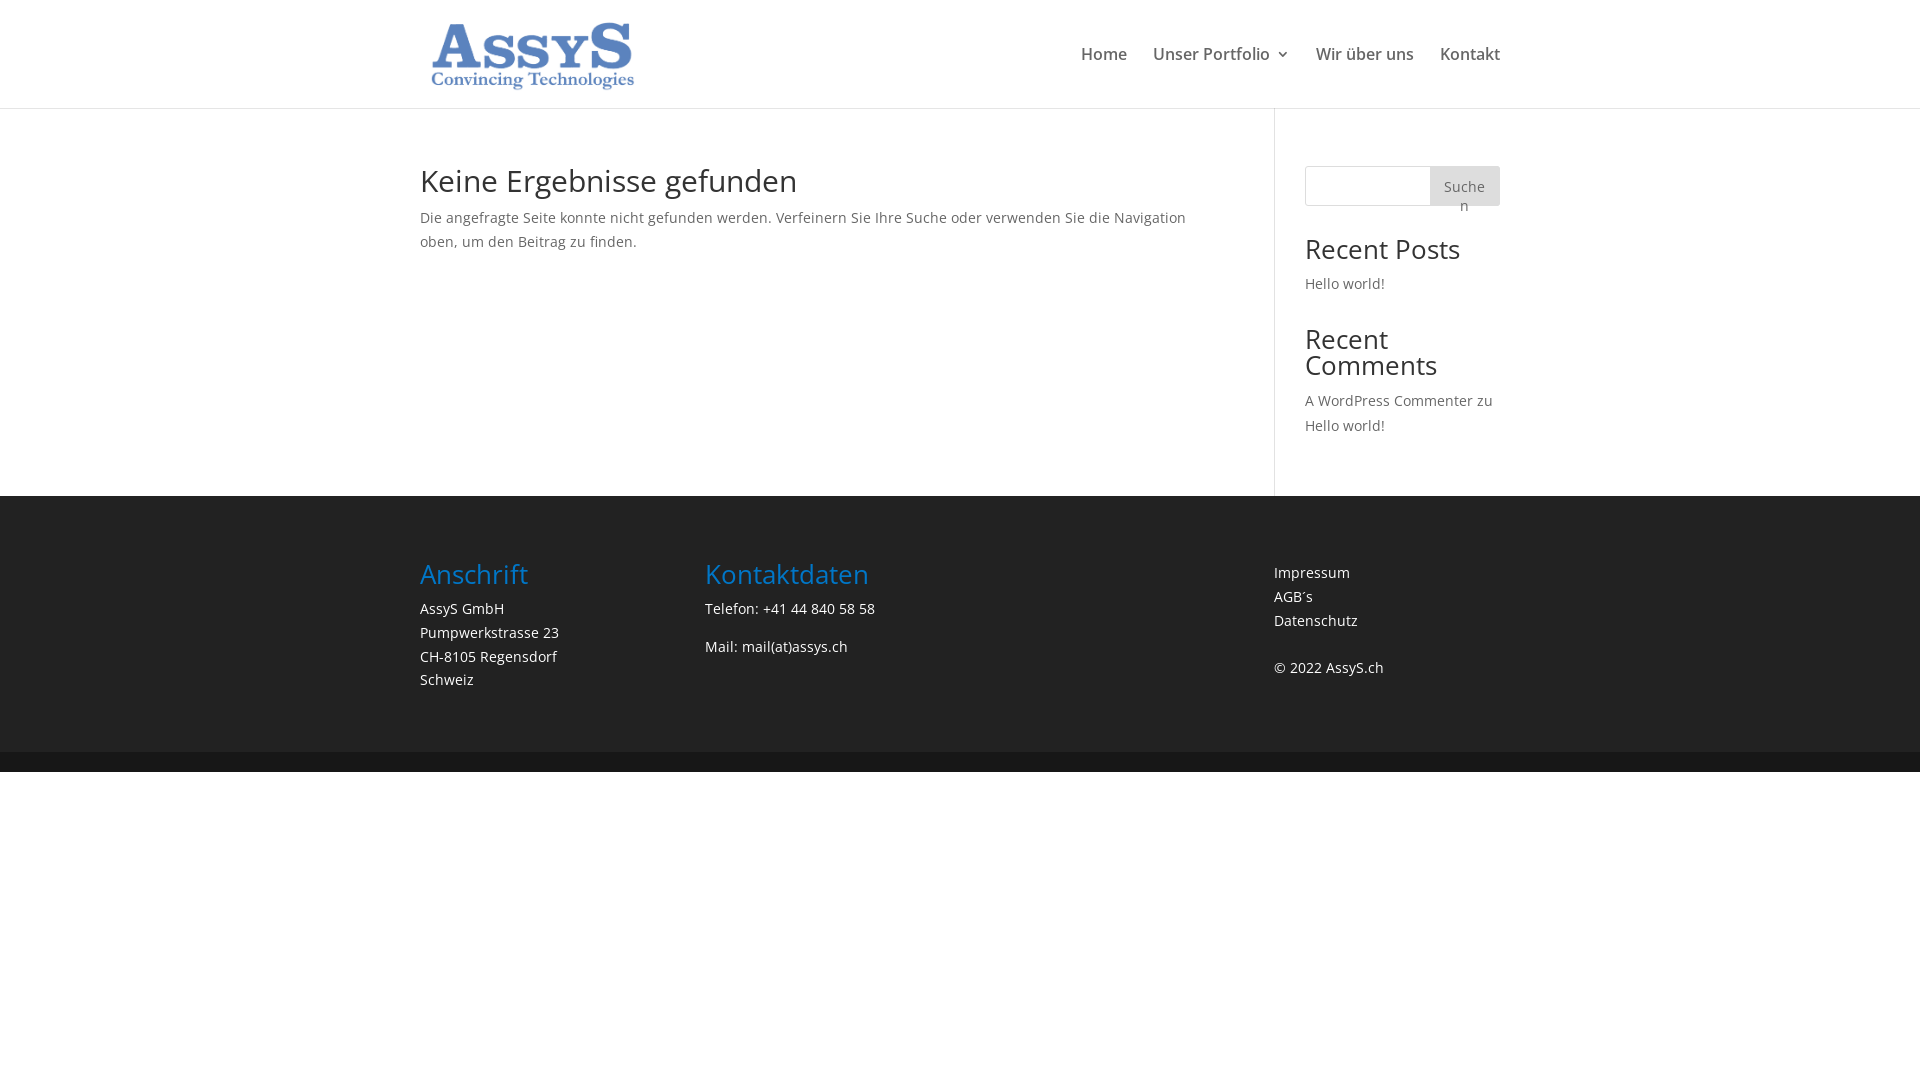 This screenshot has width=1920, height=1080. What do you see at coordinates (1344, 424) in the screenshot?
I see `'Hello world!'` at bounding box center [1344, 424].